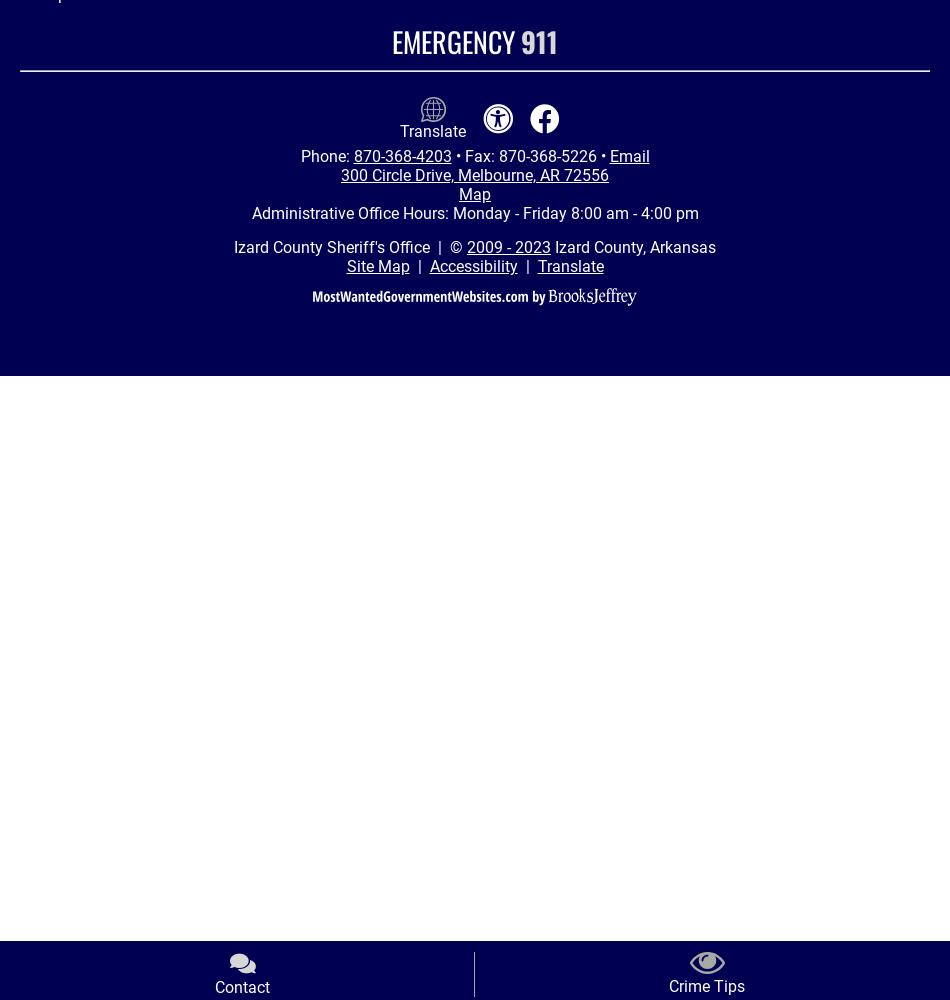  What do you see at coordinates (525, 156) in the screenshot?
I see `'• Fax: 870-368-5226'` at bounding box center [525, 156].